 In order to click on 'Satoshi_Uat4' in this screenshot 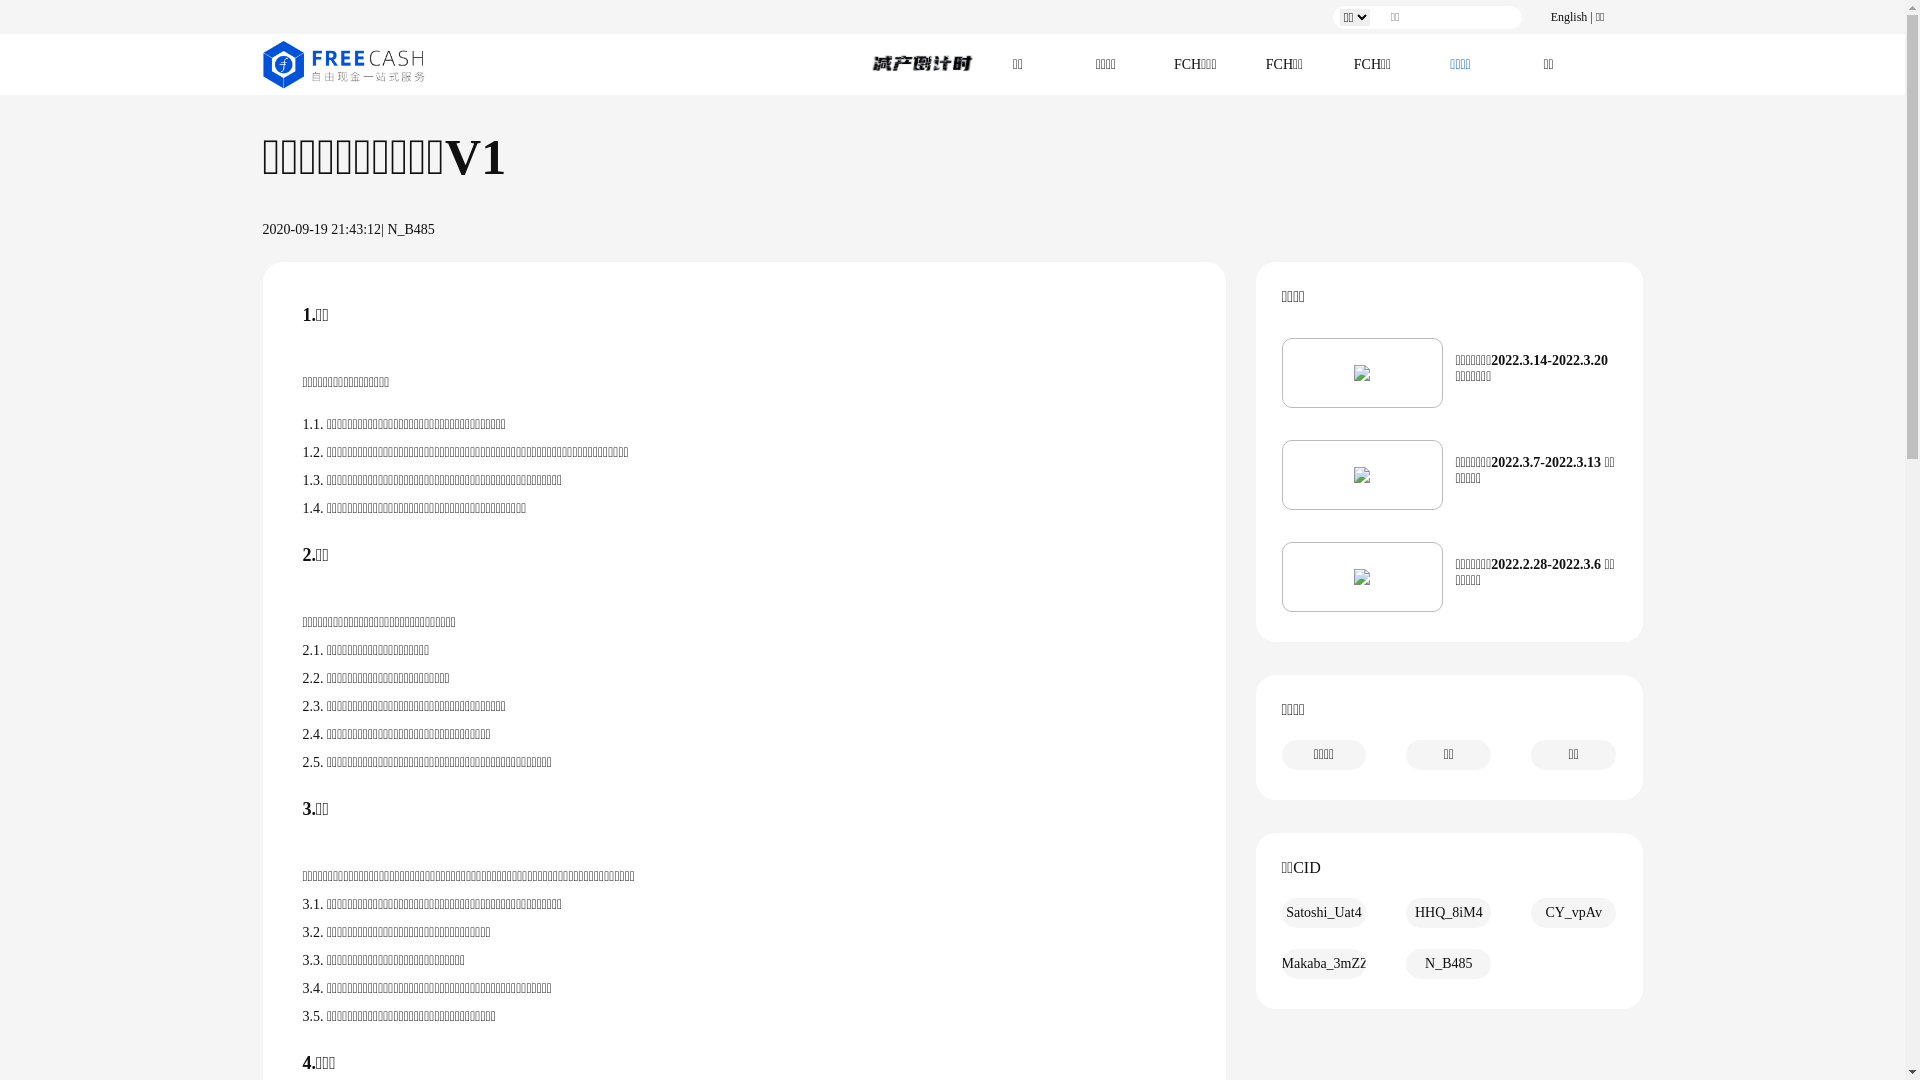, I will do `click(1324, 913)`.